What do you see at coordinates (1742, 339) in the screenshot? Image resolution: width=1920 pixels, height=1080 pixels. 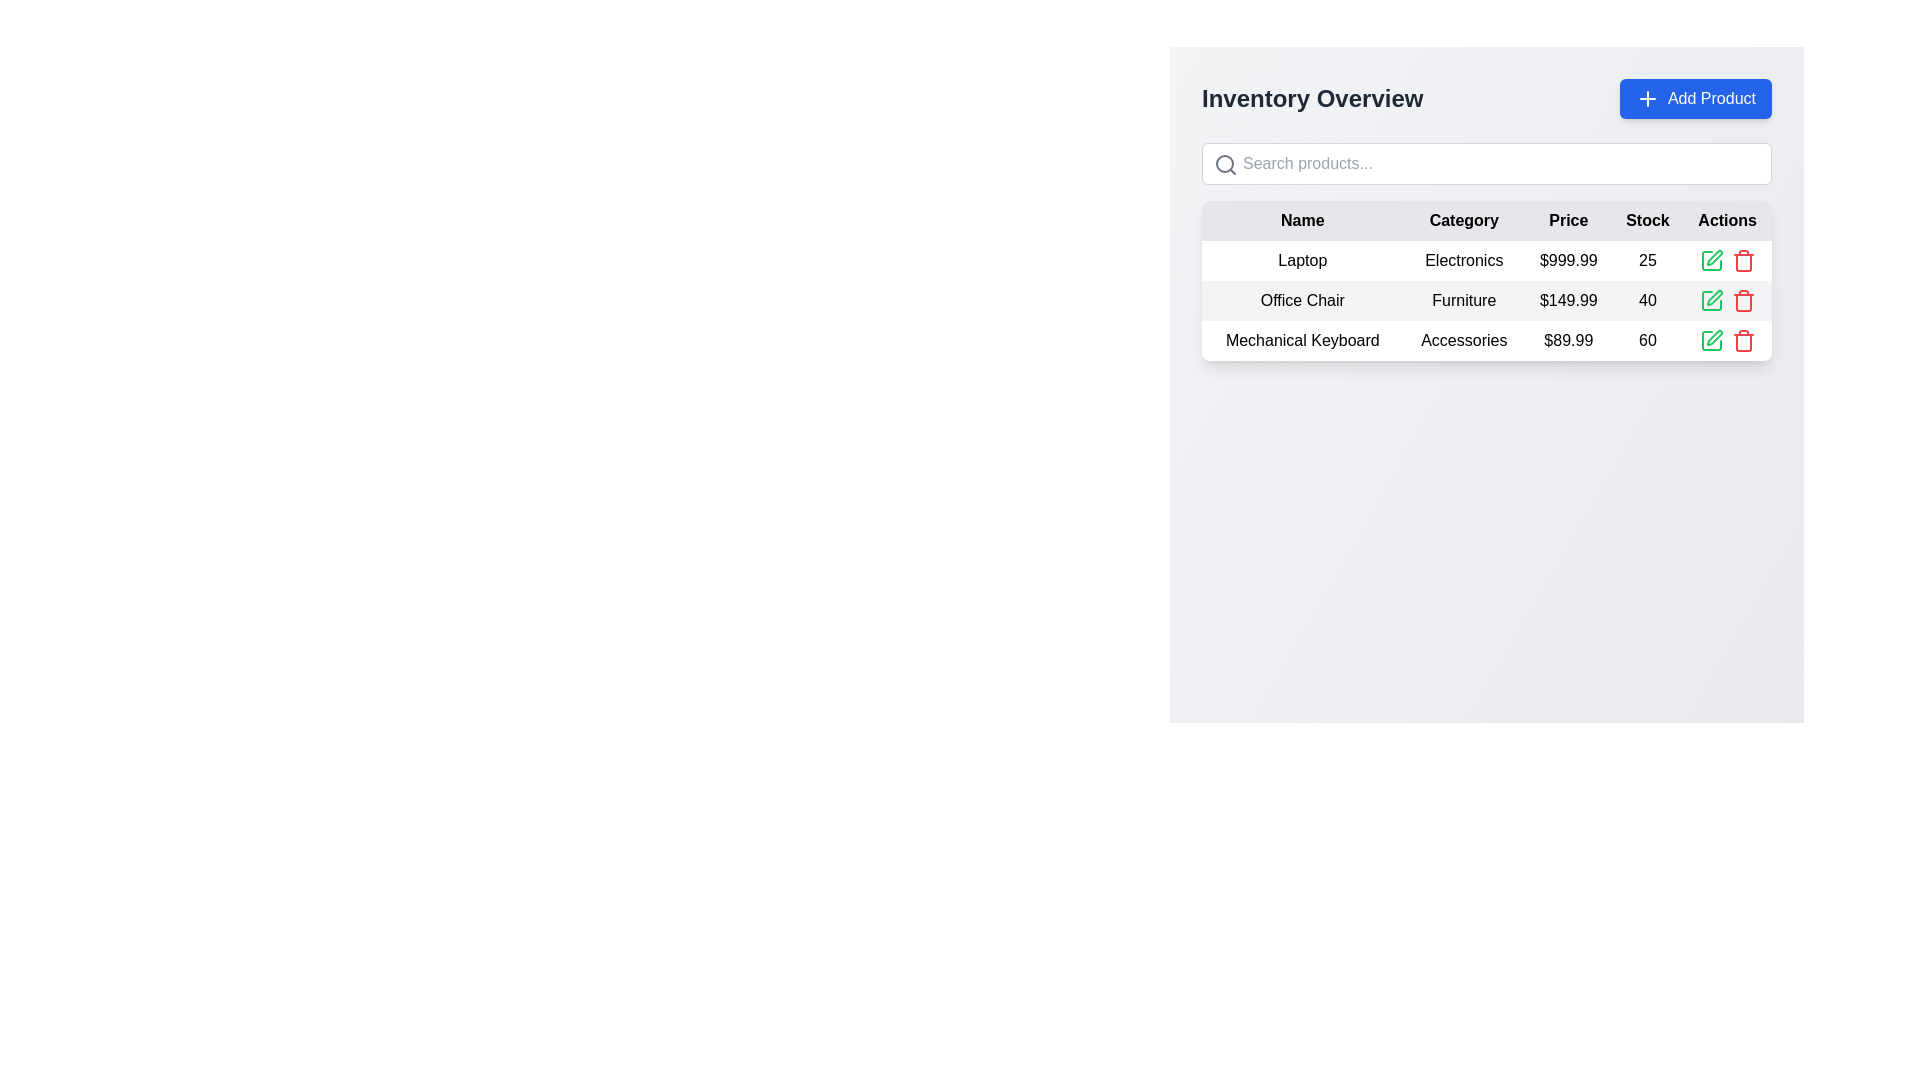 I see `the red trash bin icon in the 'Actions' column of the third row representing 'Mechanical Keyboard'` at bounding box center [1742, 339].